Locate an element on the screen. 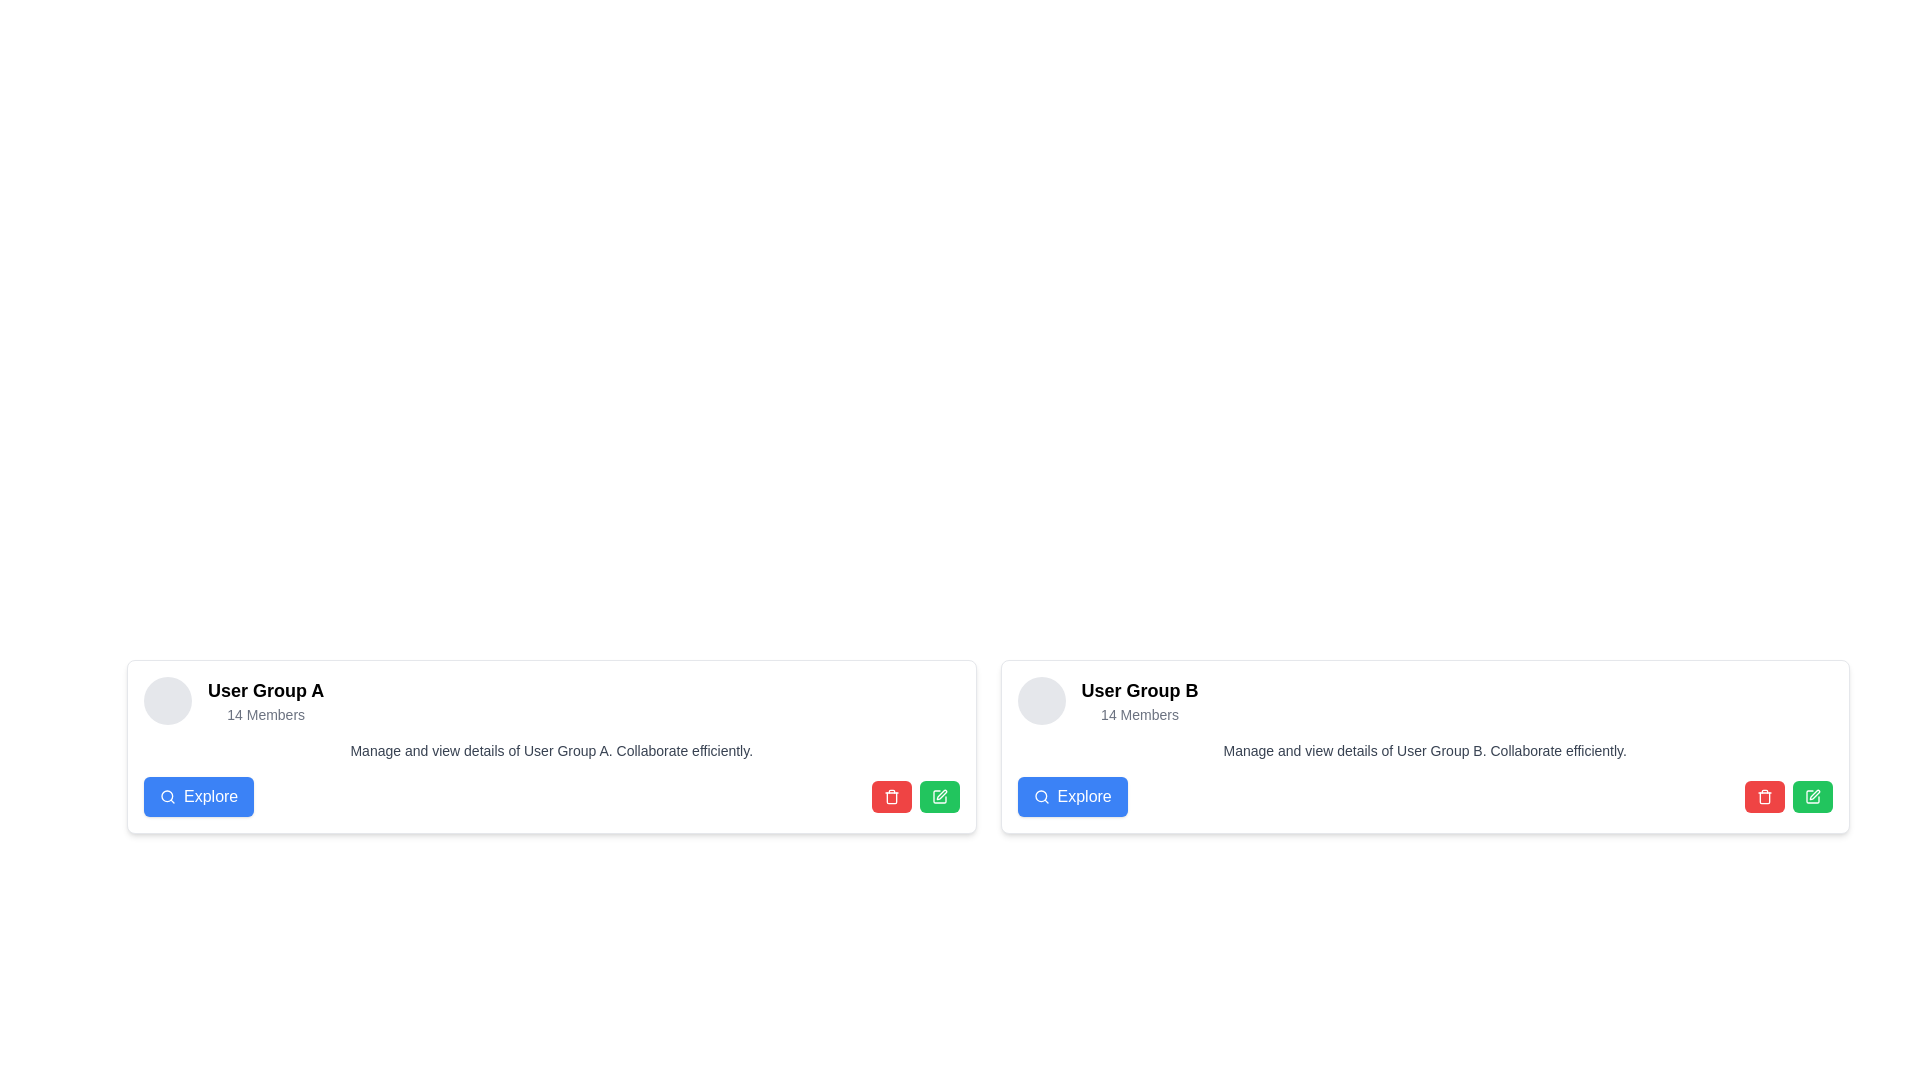 The width and height of the screenshot is (1920, 1080). the text information in the title and subtitle format element that displays 'User Group A' and '14 Members' within the card structure on the left side of the interface is located at coordinates (265, 700).